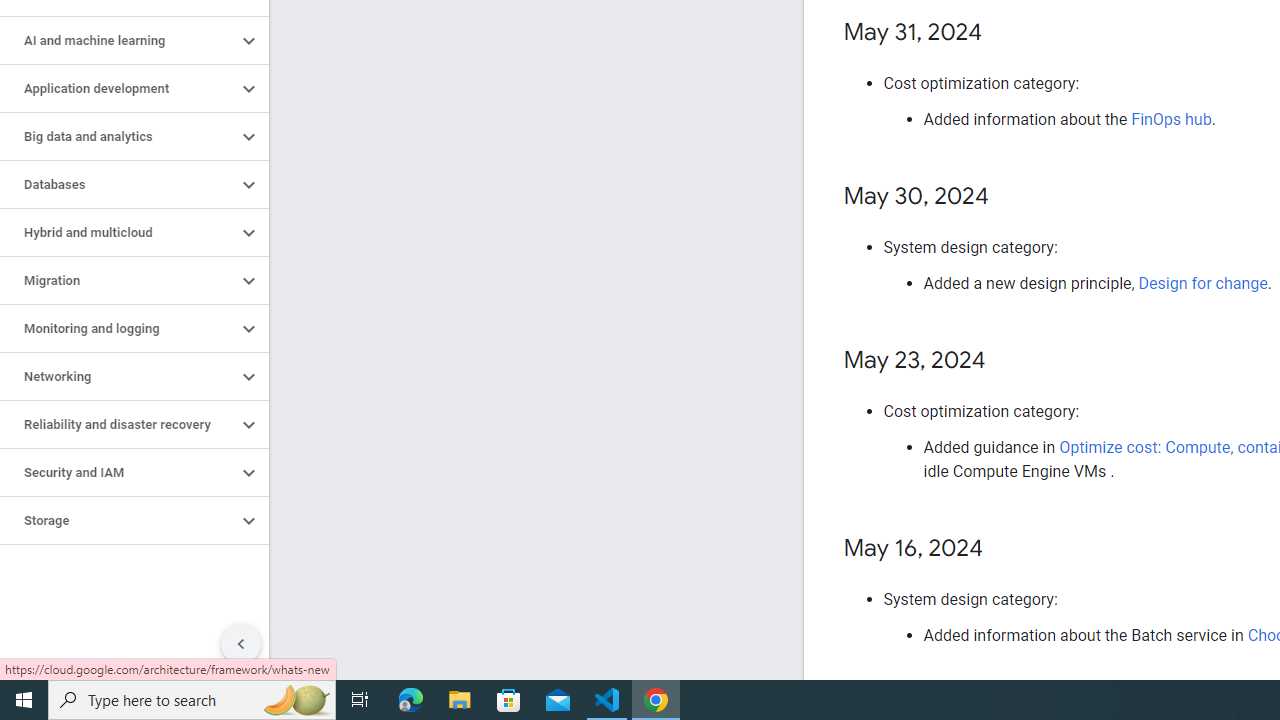 Image resolution: width=1280 pixels, height=720 pixels. What do you see at coordinates (240, 644) in the screenshot?
I see `'Hide side navigation'` at bounding box center [240, 644].